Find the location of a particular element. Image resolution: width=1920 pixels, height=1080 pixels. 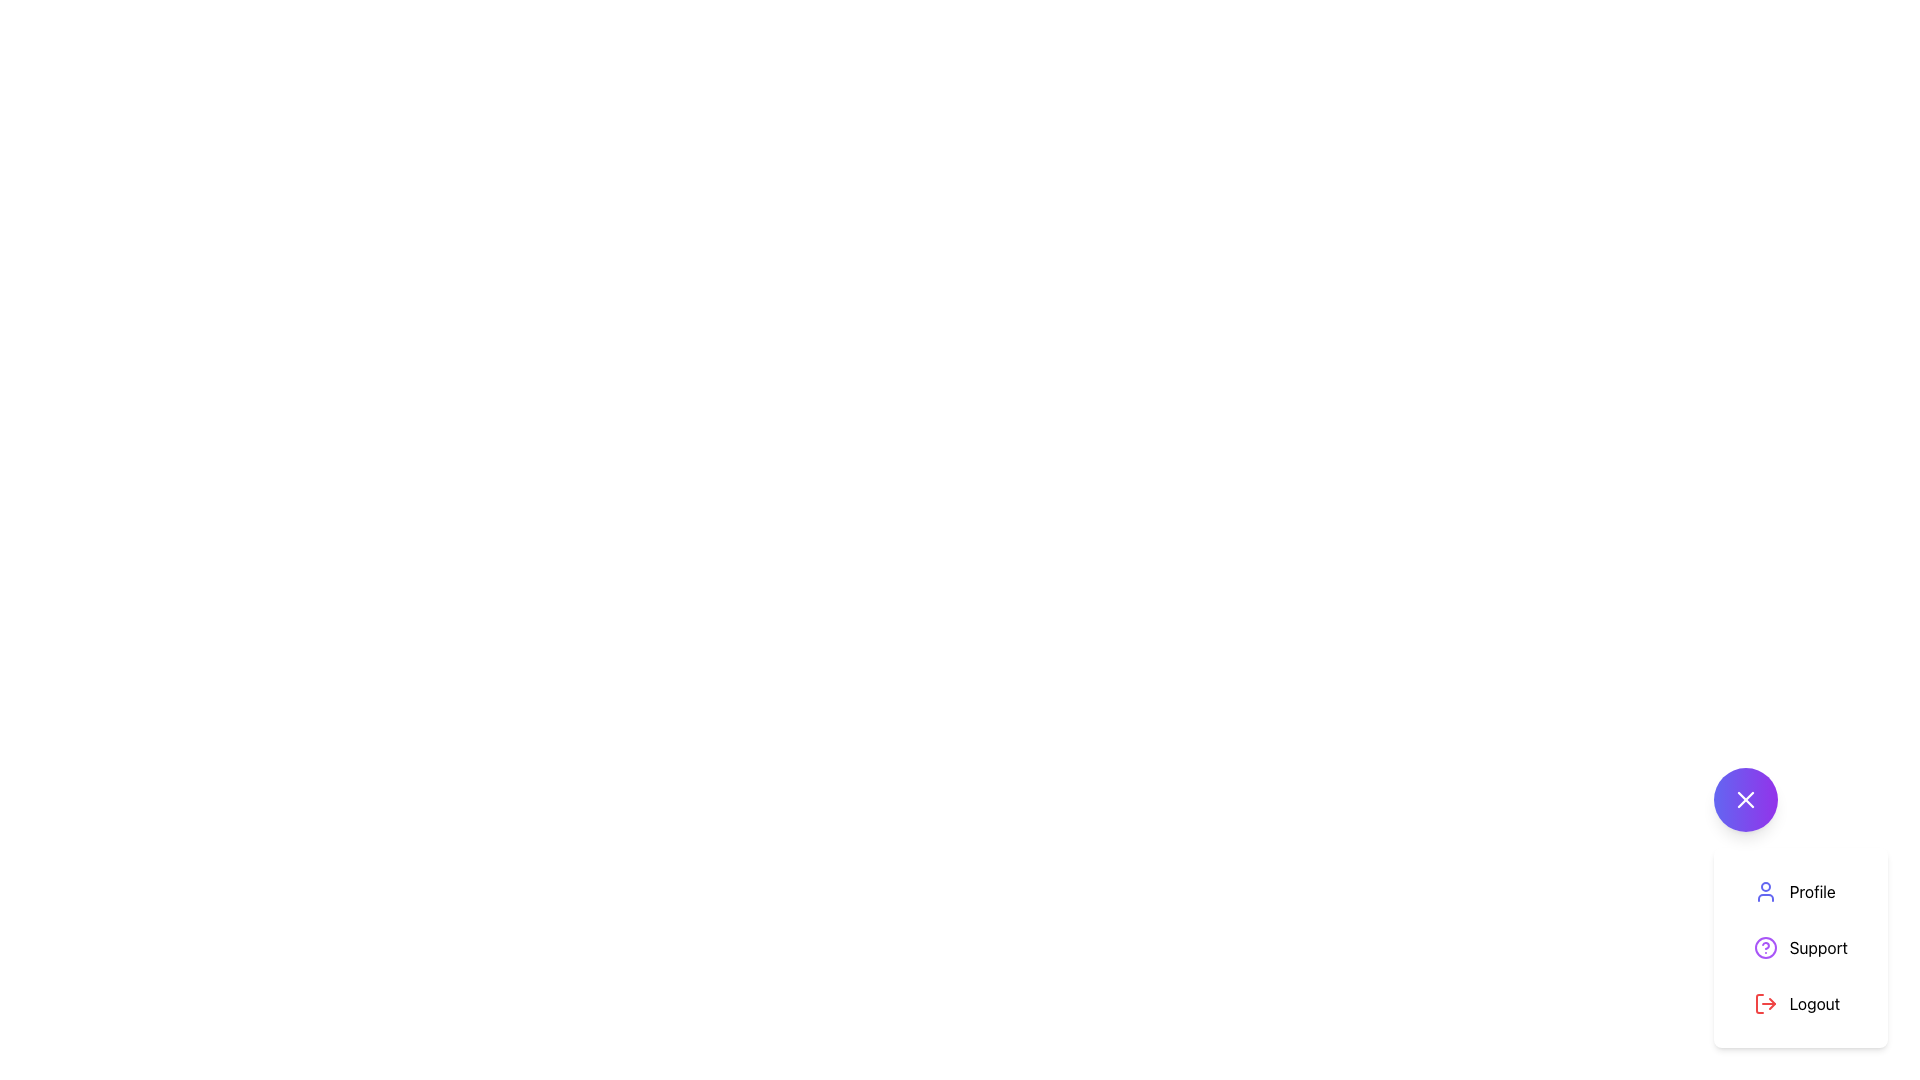

the text label that identifies the profile menu option, located in the top-right corner of the menu, below the purple circular button with a cross icon is located at coordinates (1812, 890).